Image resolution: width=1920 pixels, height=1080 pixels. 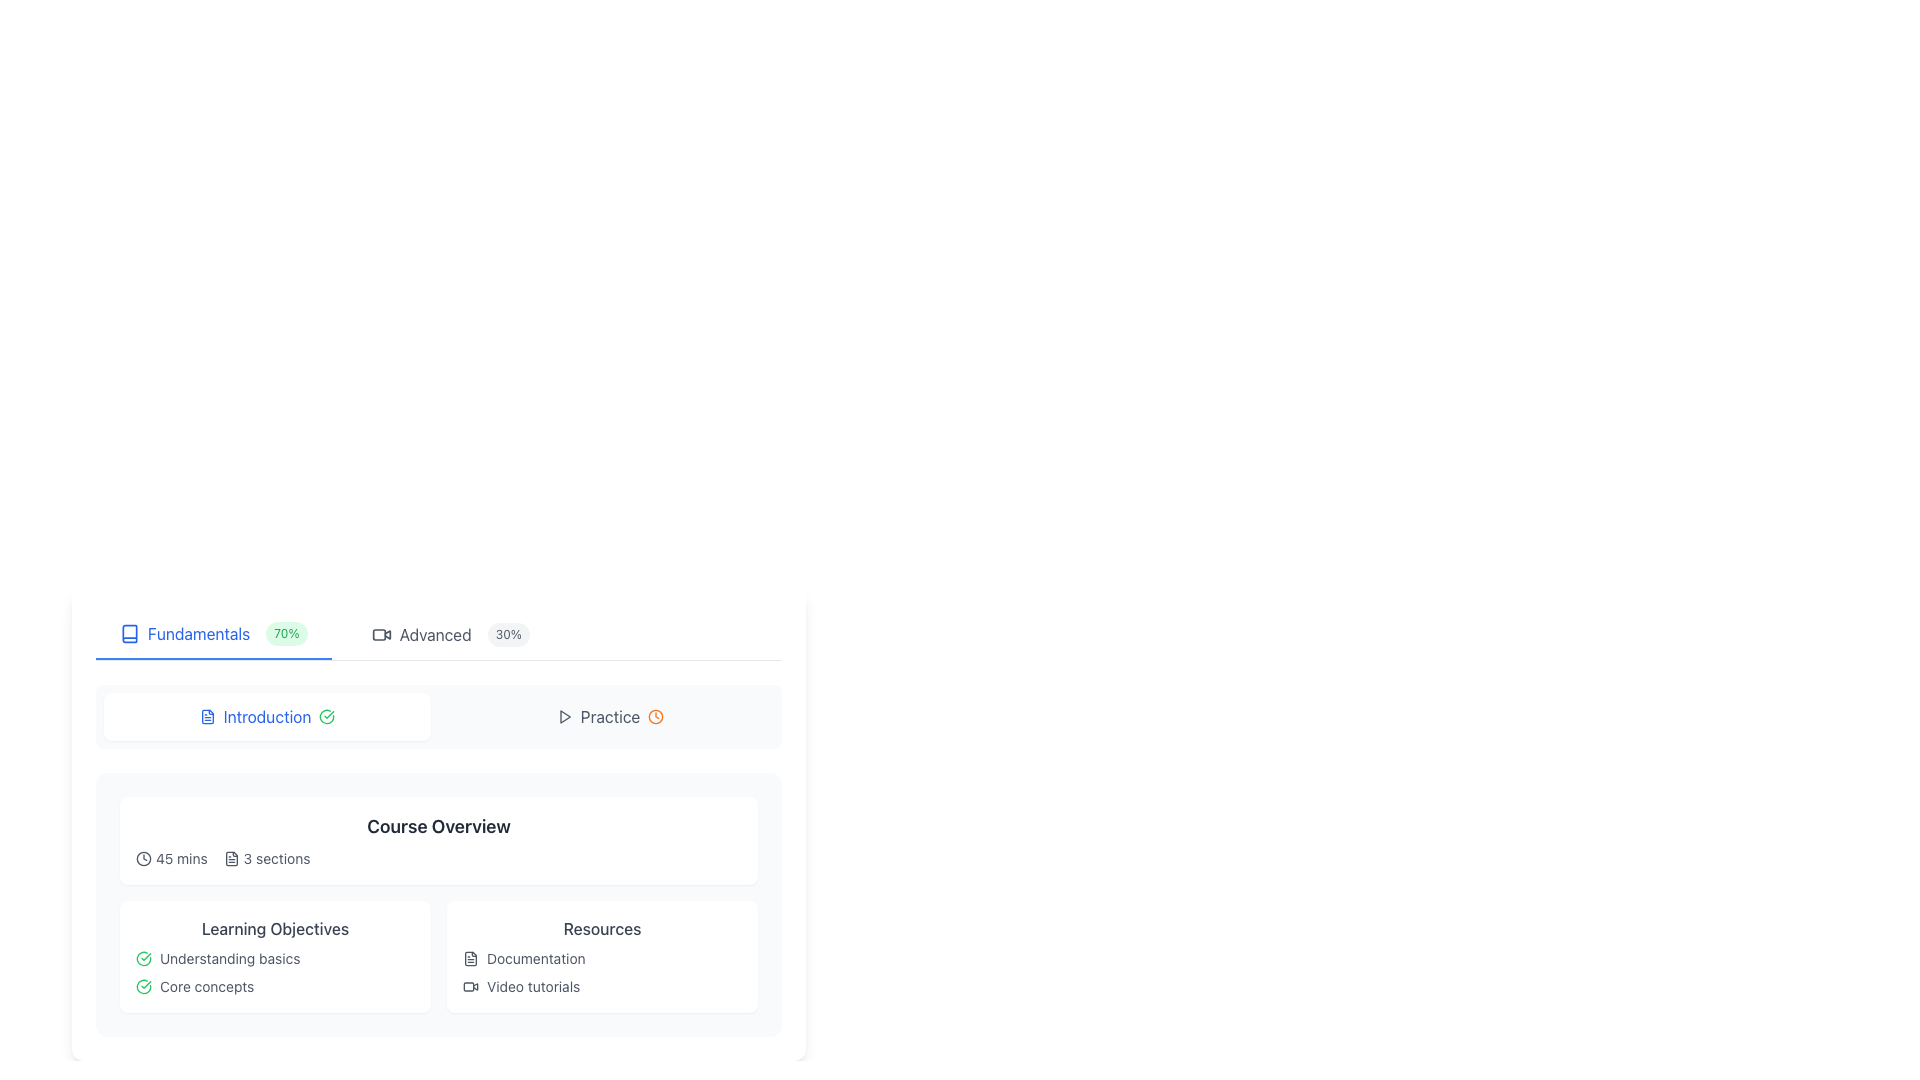 I want to click on the individual items in the progress list under the 'Learning Objectives' section, which includes 'Understanding basics' and 'Core concepts' with green checkmark icons, so click(x=274, y=971).